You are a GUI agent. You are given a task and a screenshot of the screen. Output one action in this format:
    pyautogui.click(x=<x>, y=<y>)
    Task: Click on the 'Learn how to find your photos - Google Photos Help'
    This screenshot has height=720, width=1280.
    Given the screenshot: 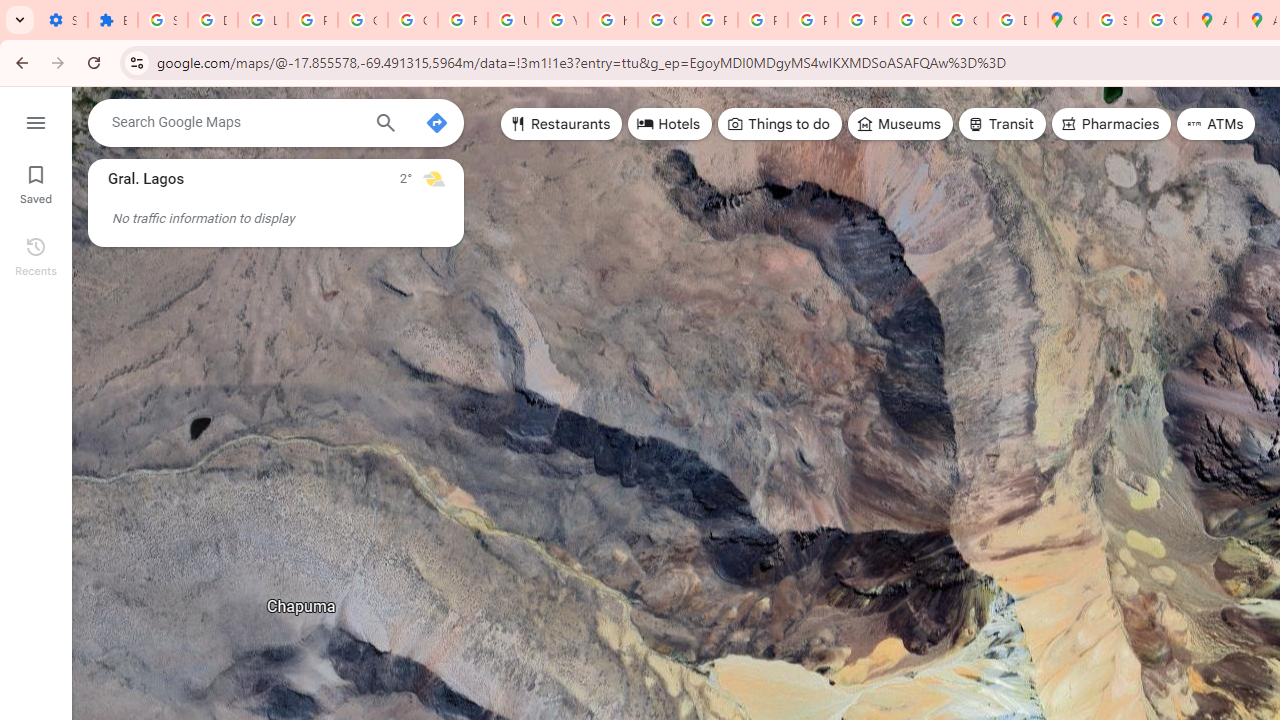 What is the action you would take?
    pyautogui.click(x=262, y=20)
    